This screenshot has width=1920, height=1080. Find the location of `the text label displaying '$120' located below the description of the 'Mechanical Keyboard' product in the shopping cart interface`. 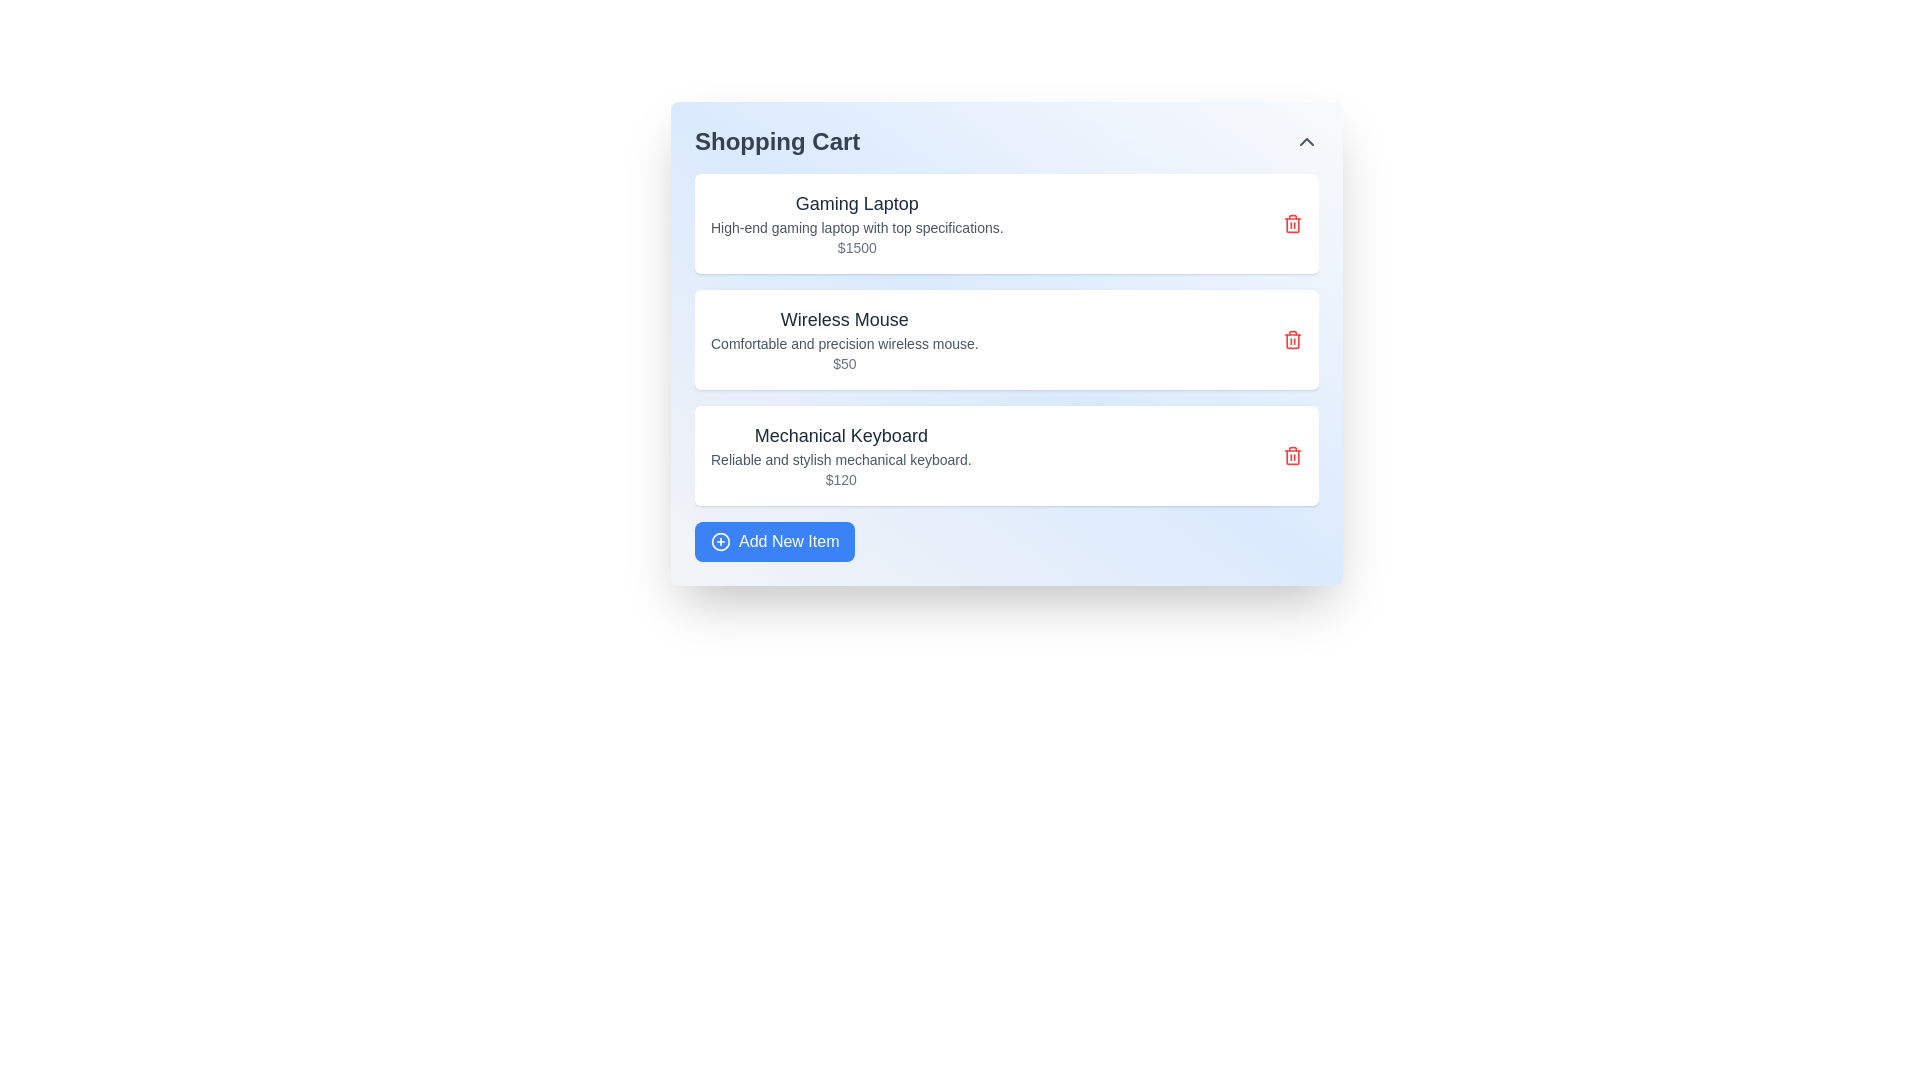

the text label displaying '$120' located below the description of the 'Mechanical Keyboard' product in the shopping cart interface is located at coordinates (841, 479).